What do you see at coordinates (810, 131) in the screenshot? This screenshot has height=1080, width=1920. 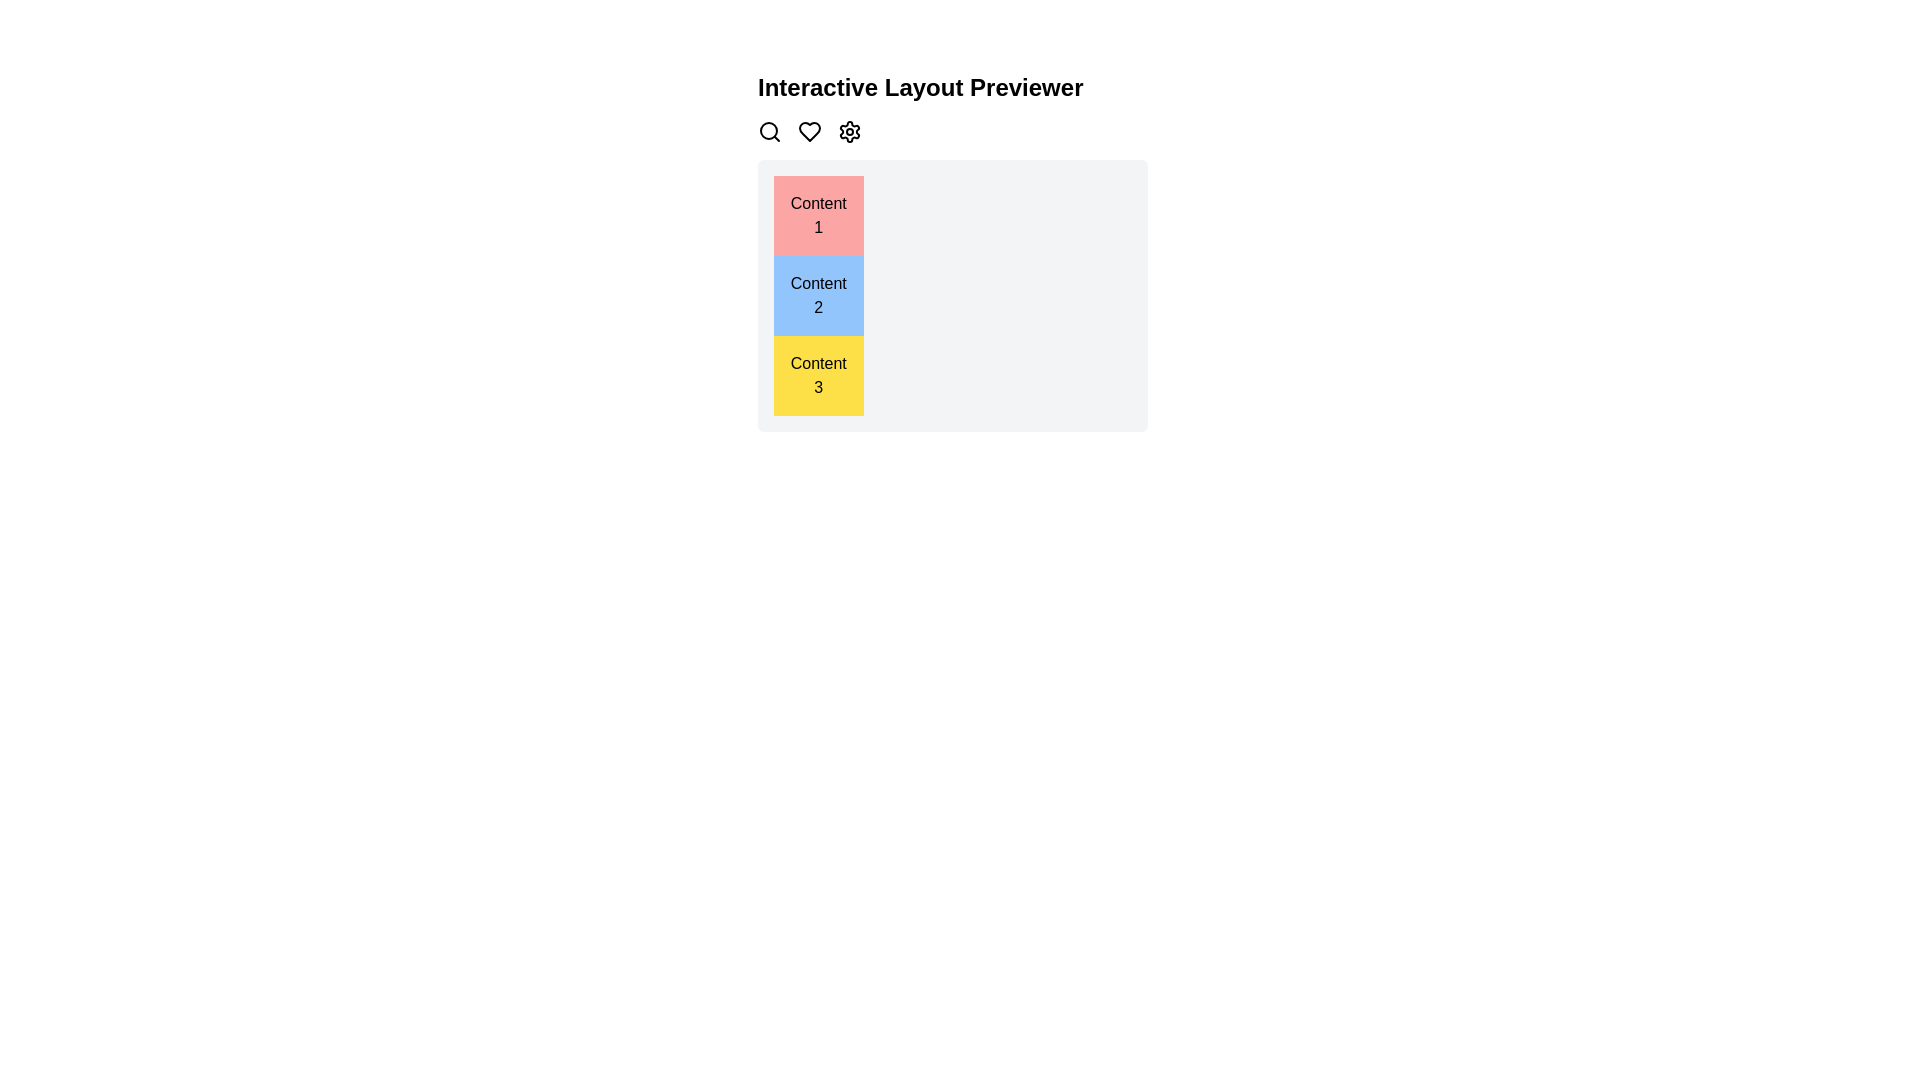 I see `the heart-shaped icon located between the magnifying glass and gear icons to like or favorite content` at bounding box center [810, 131].